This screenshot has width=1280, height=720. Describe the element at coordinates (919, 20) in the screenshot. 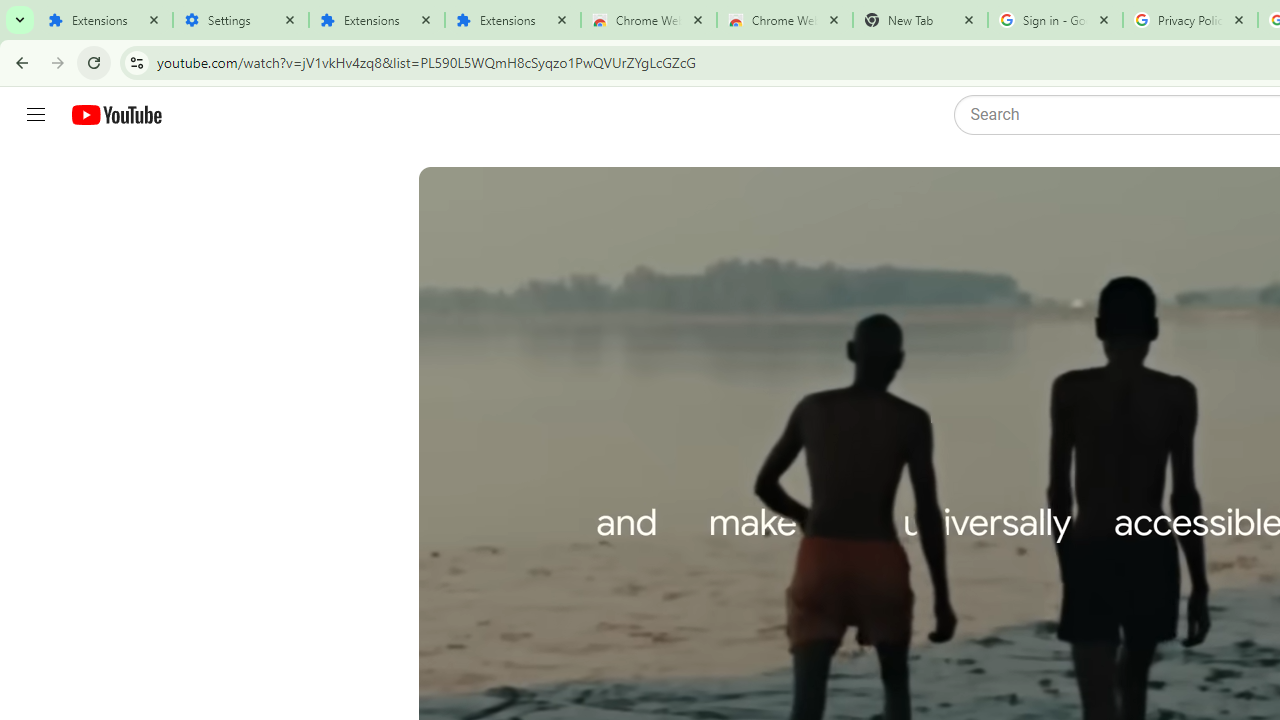

I see `'New Tab'` at that location.